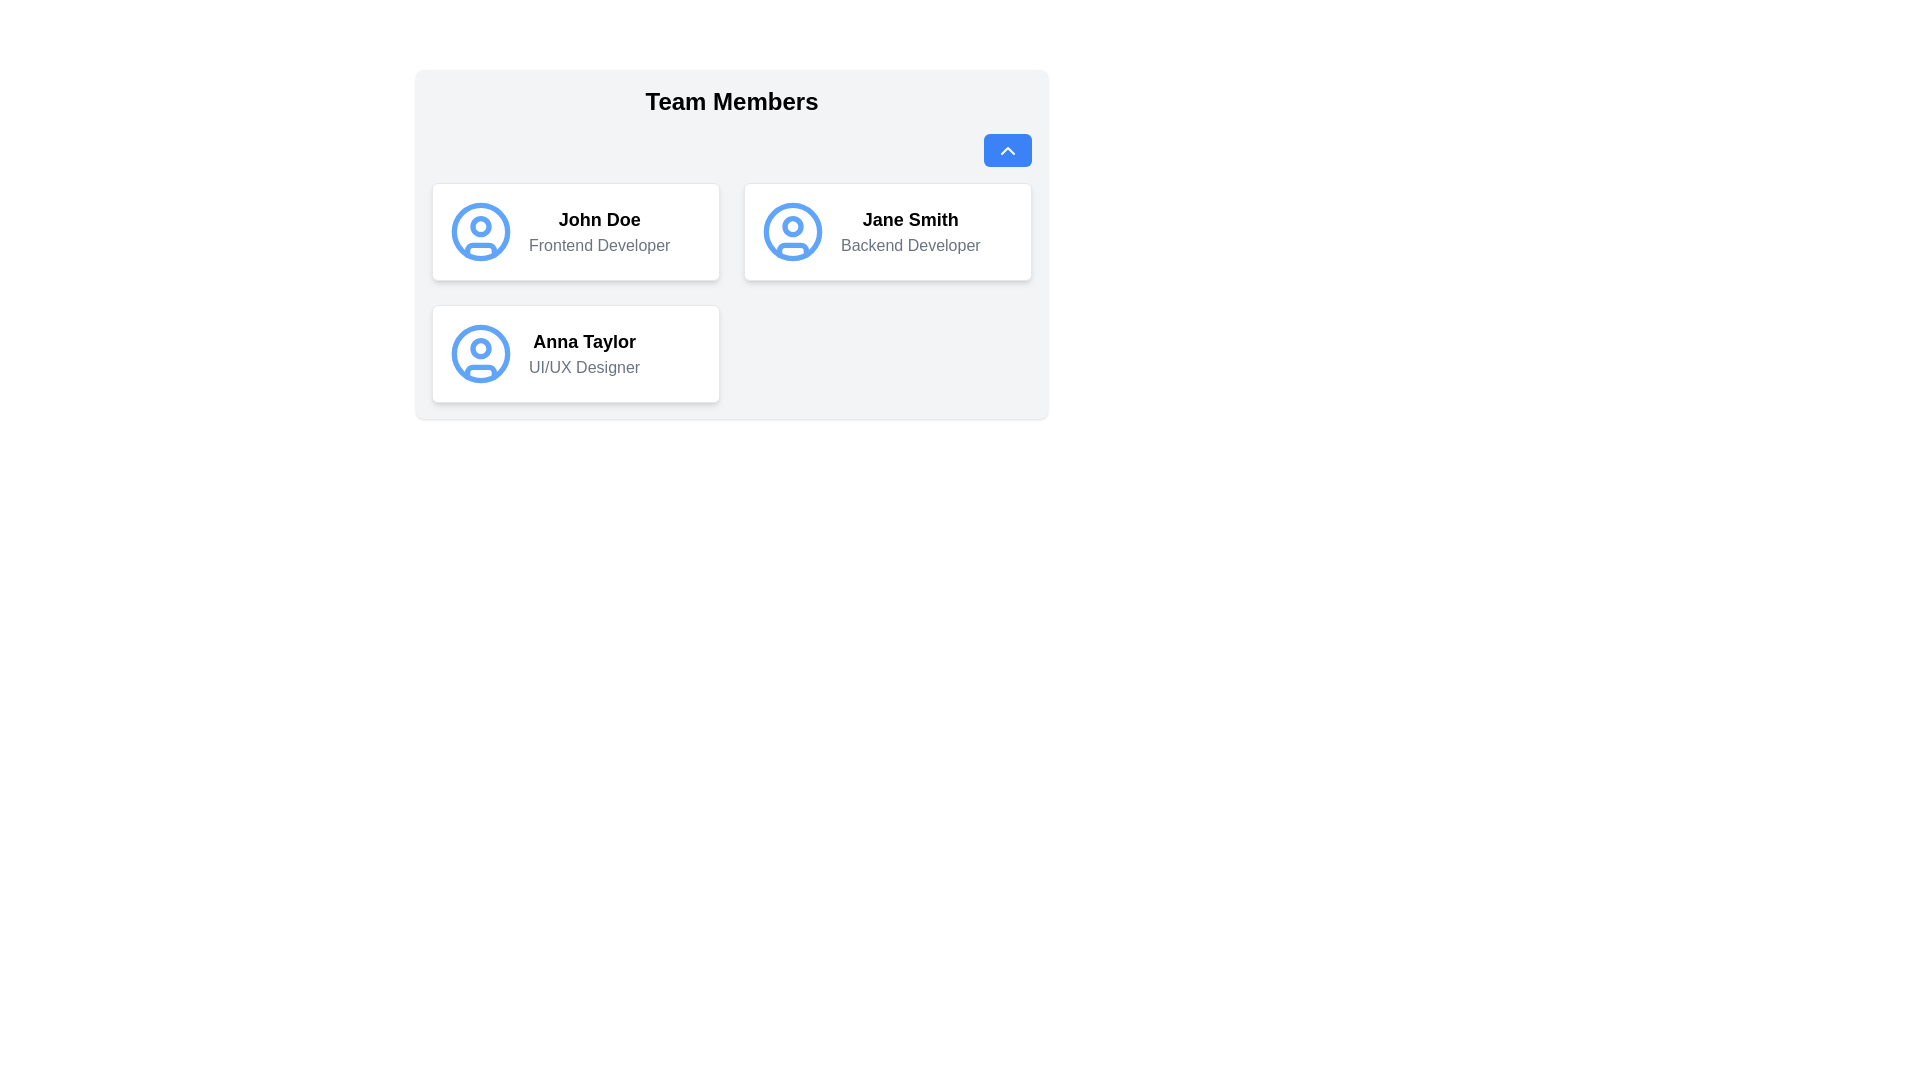 The width and height of the screenshot is (1920, 1080). What do you see at coordinates (887, 230) in the screenshot?
I see `the second card component in the 'Team Members' section featuring the user icon and text for 'Jane Smith'` at bounding box center [887, 230].